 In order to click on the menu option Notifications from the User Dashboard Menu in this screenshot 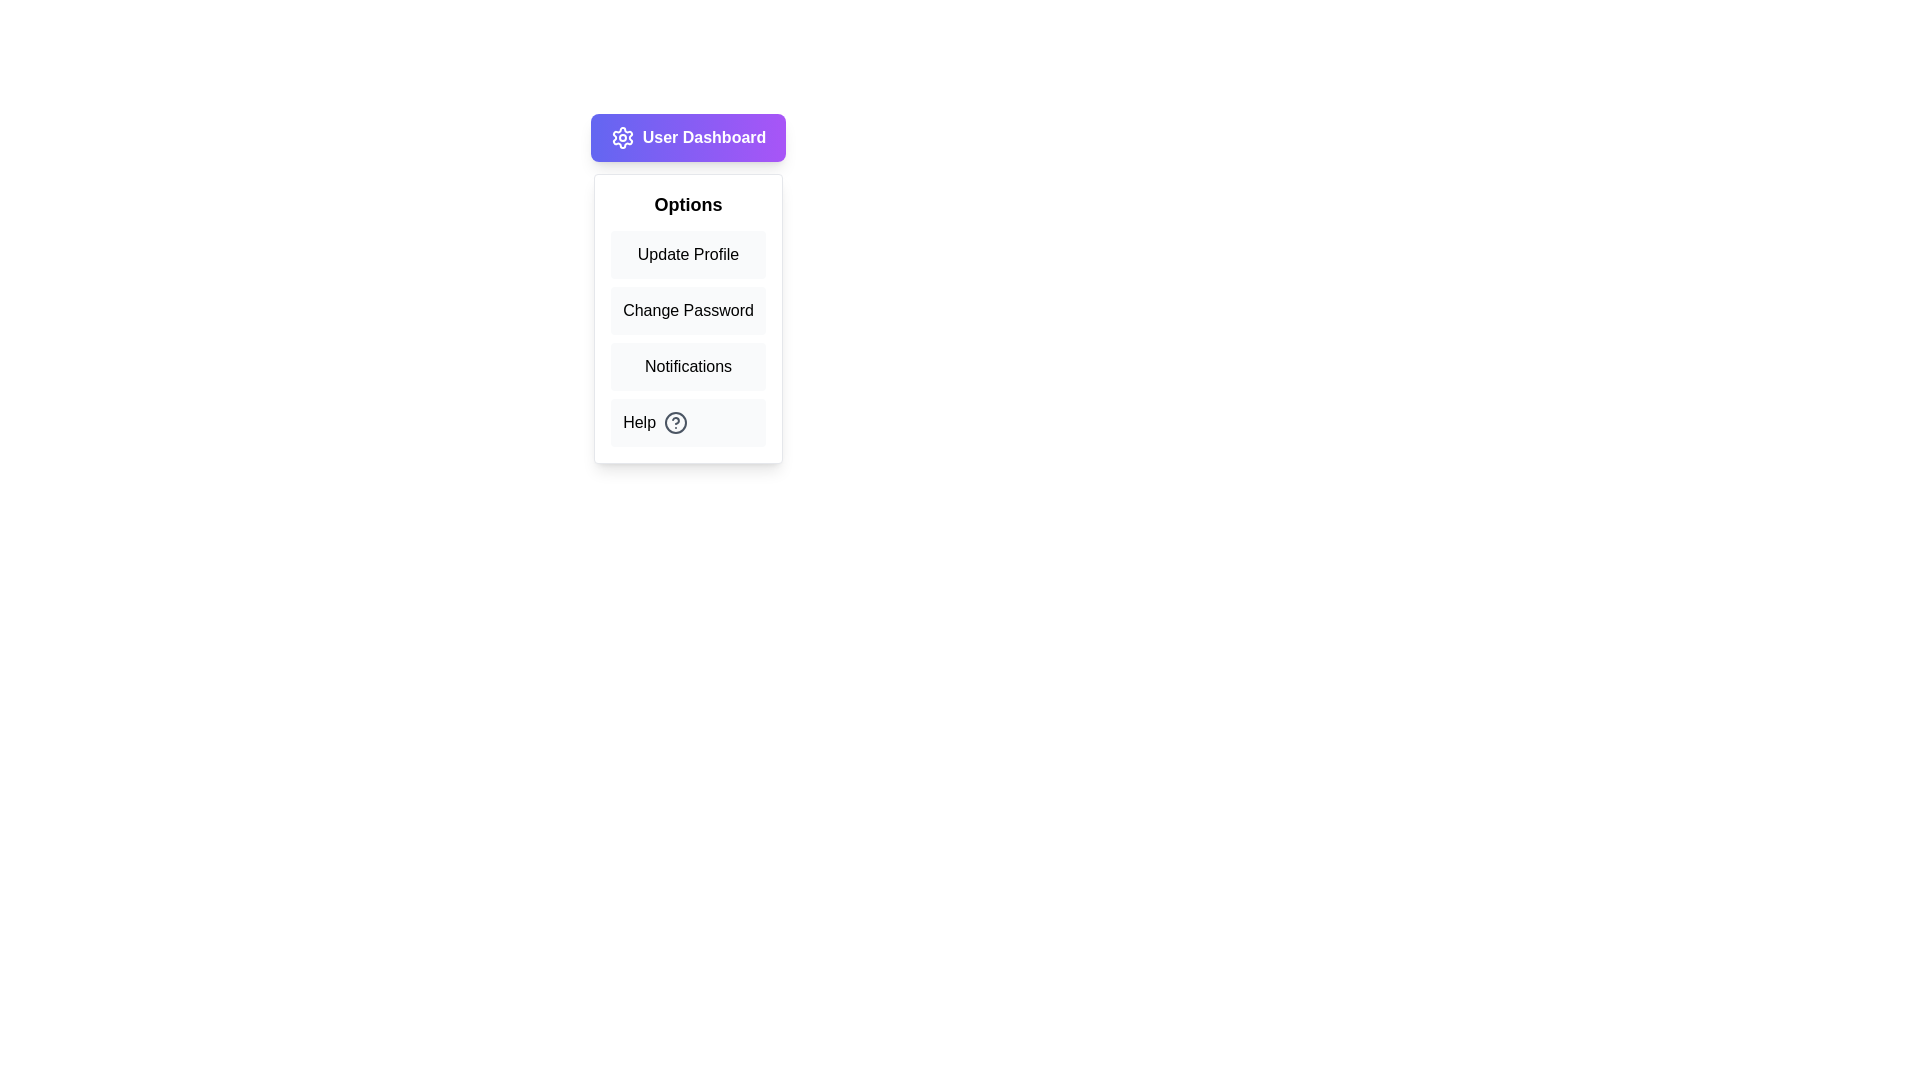, I will do `click(688, 366)`.